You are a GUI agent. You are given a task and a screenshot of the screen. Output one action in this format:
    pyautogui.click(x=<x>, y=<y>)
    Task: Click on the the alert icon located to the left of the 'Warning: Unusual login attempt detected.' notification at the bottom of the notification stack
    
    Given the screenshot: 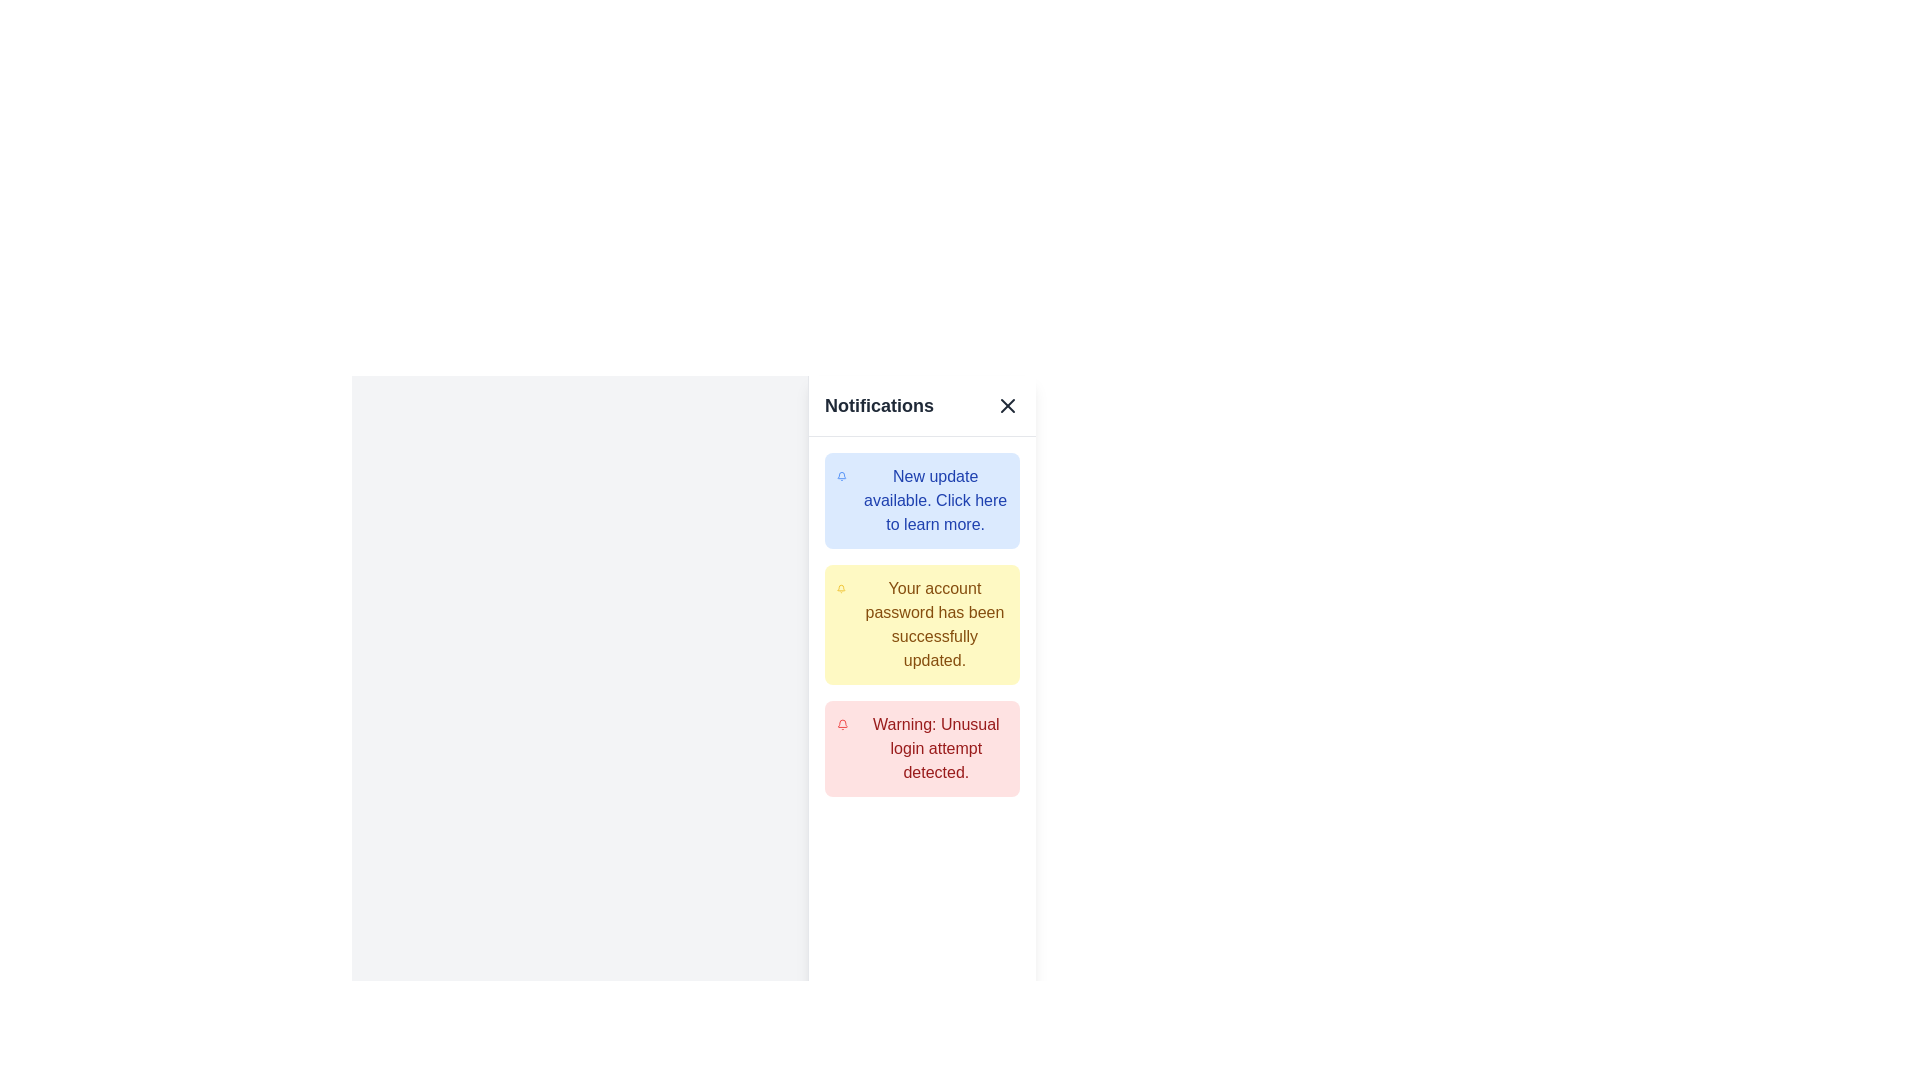 What is the action you would take?
    pyautogui.click(x=842, y=725)
    